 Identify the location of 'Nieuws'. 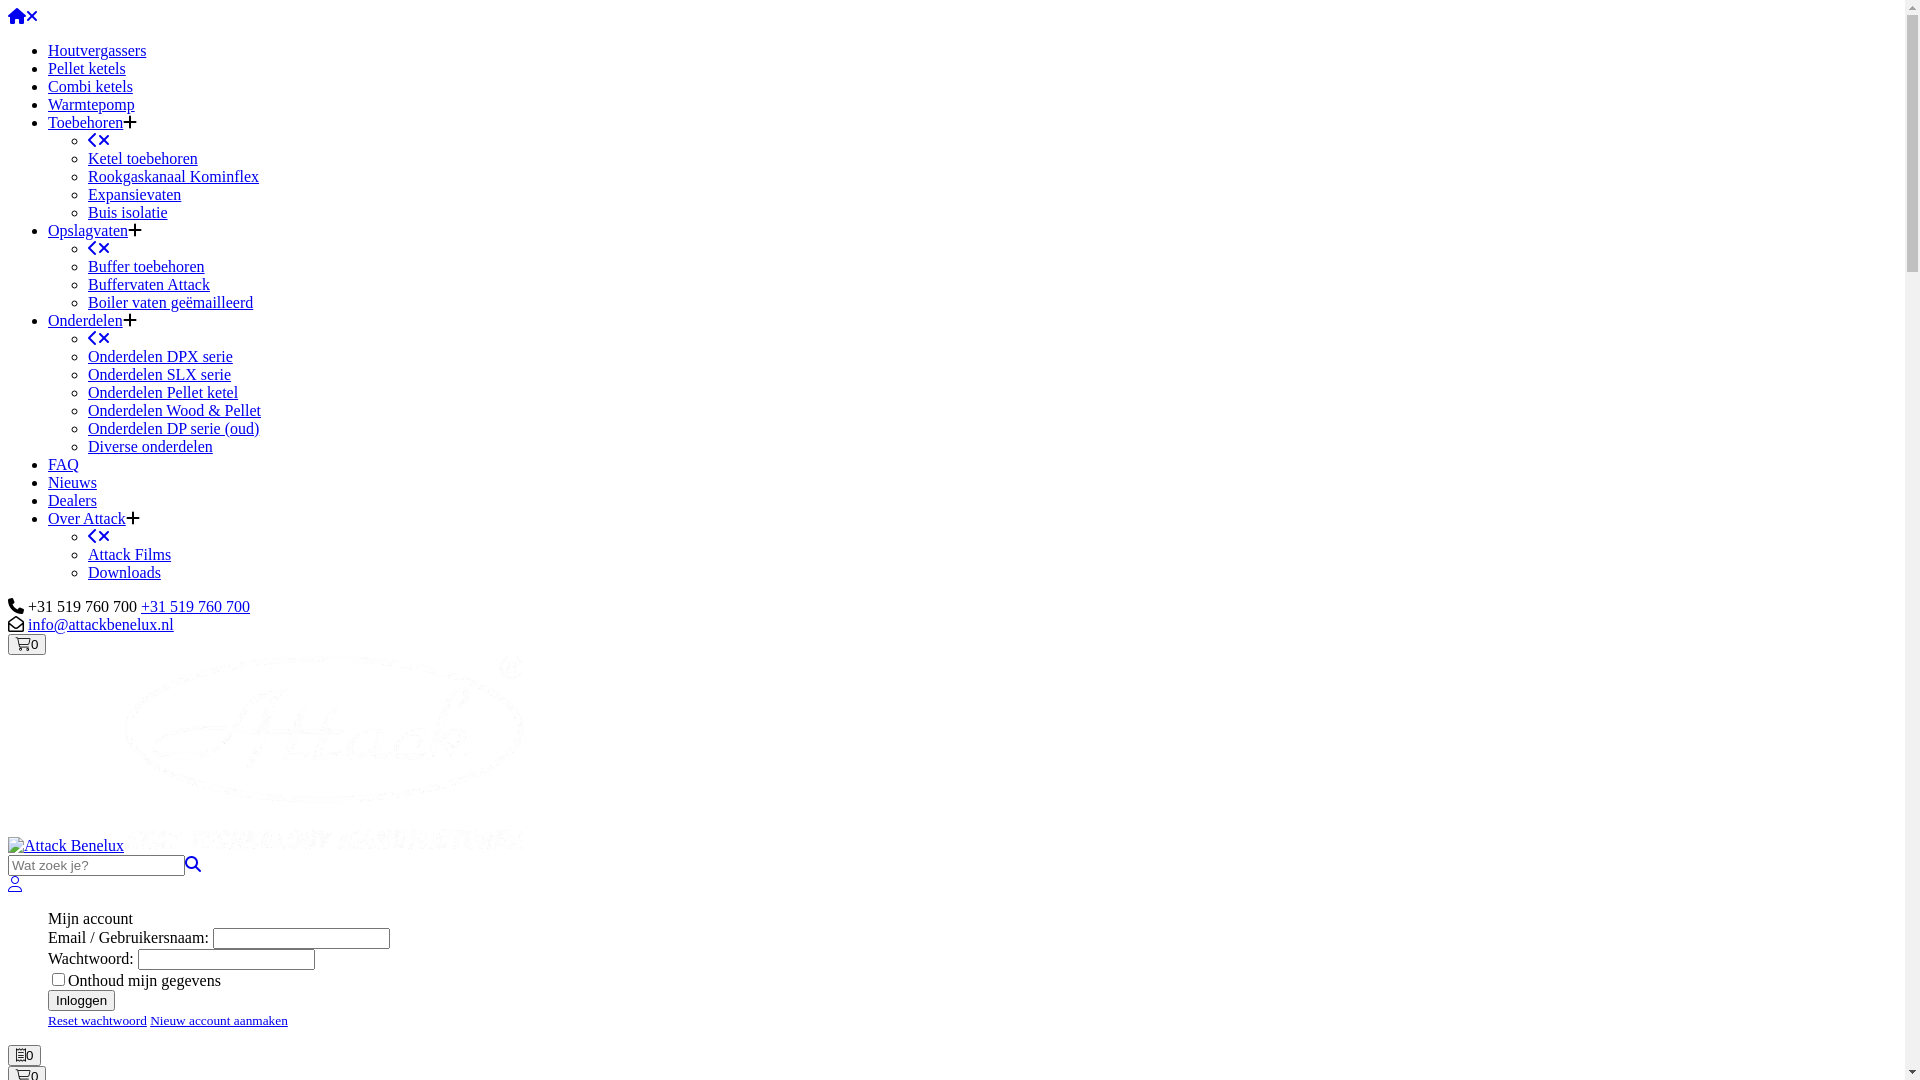
(72, 482).